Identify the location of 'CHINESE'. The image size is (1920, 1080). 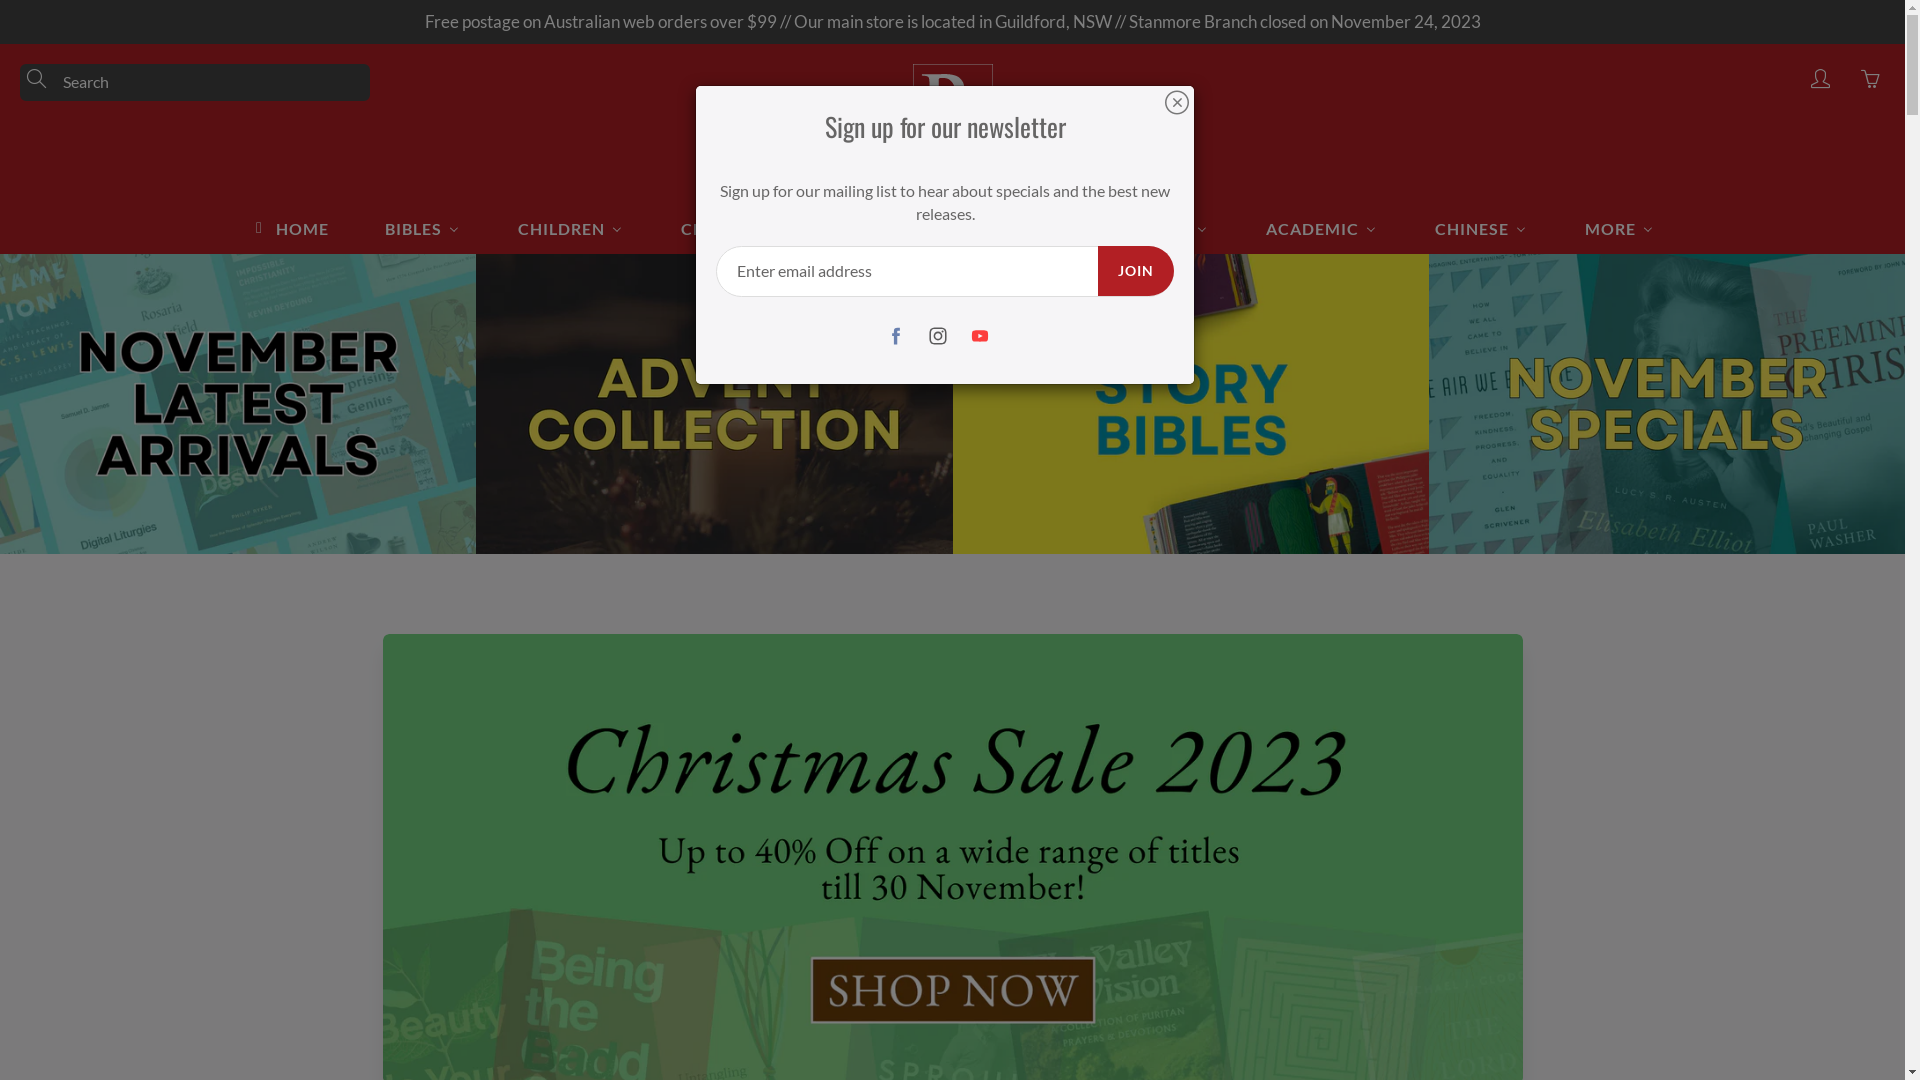
(1405, 226).